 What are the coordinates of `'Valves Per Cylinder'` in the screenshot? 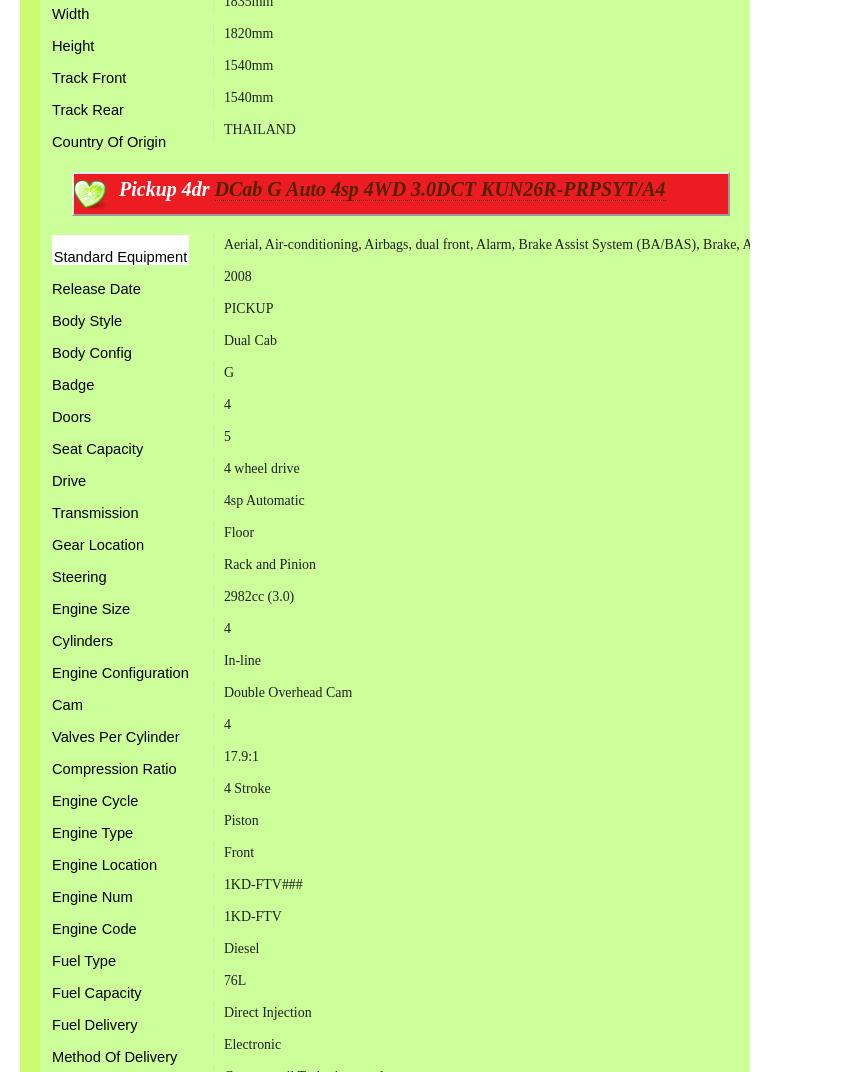 It's located at (115, 735).